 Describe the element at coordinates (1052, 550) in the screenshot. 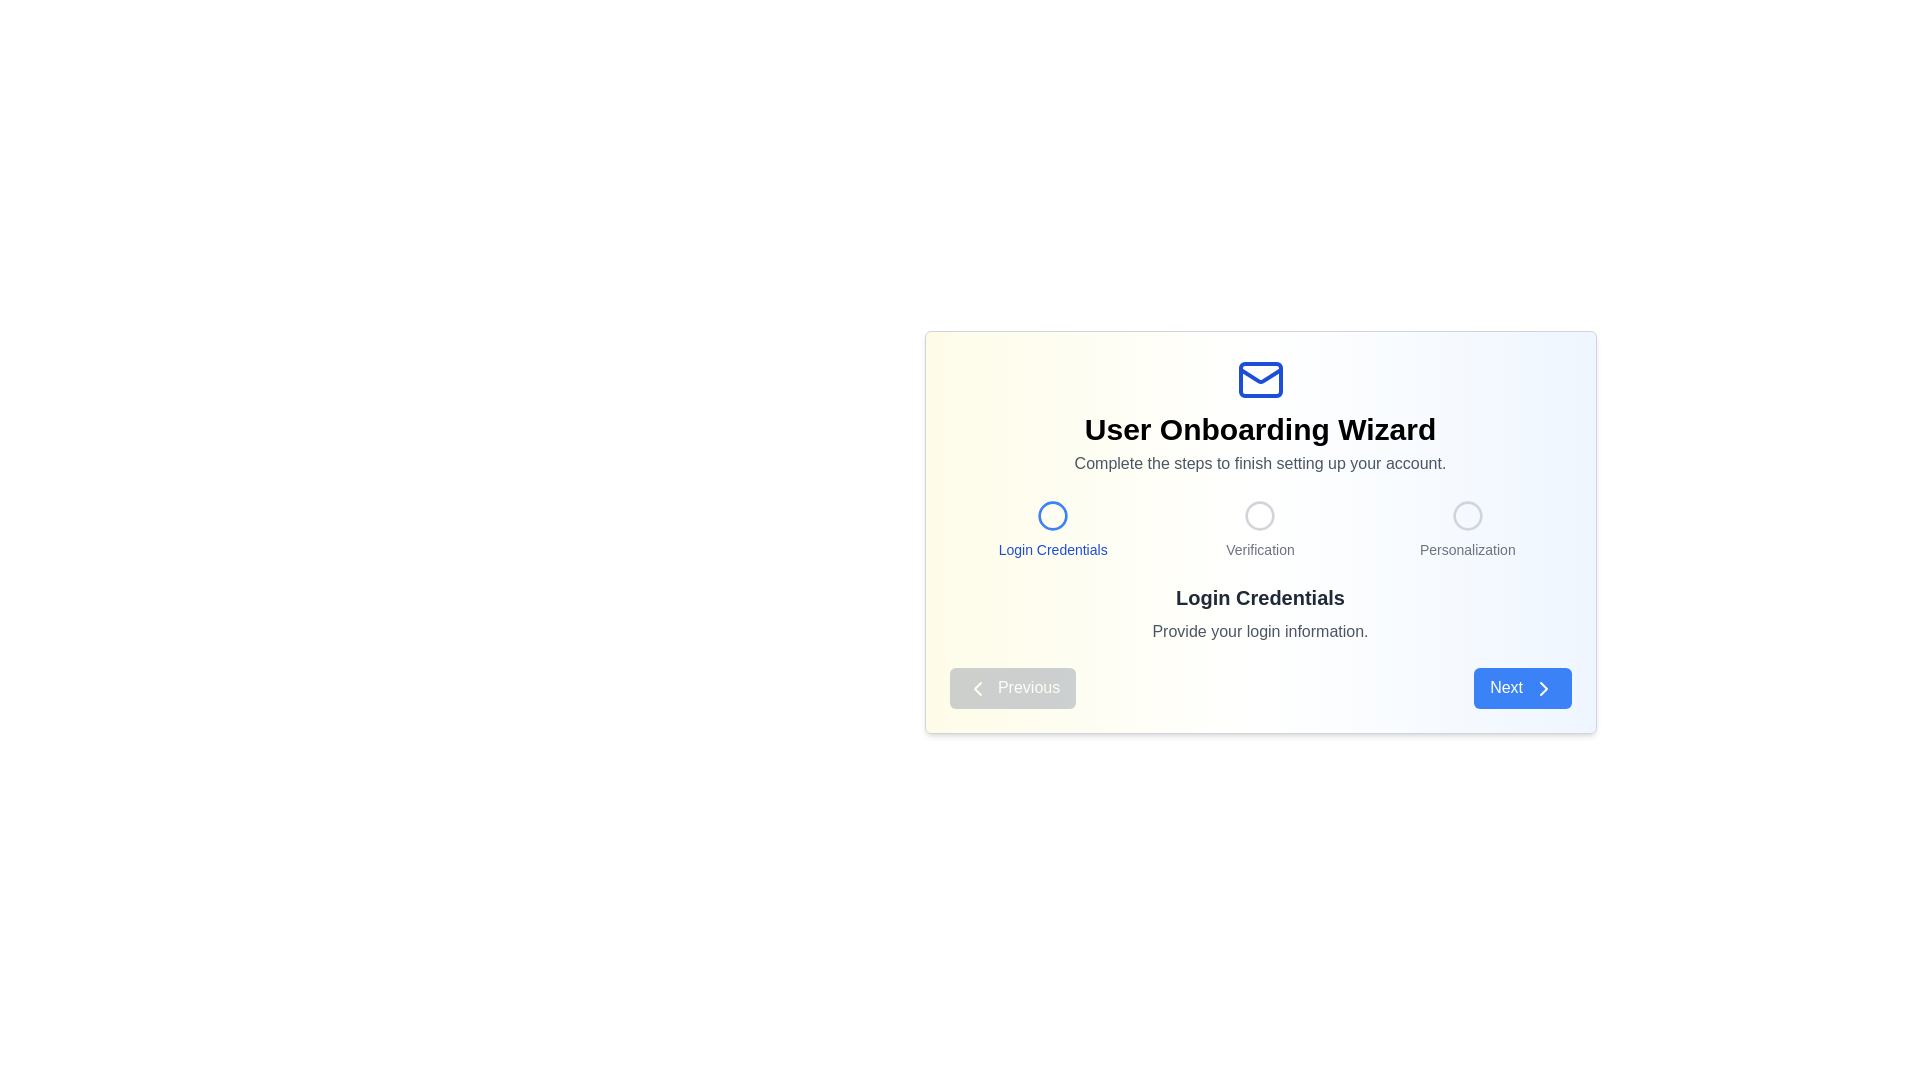

I see `the 'Login Credentials' text label in the onboarding wizard` at that location.